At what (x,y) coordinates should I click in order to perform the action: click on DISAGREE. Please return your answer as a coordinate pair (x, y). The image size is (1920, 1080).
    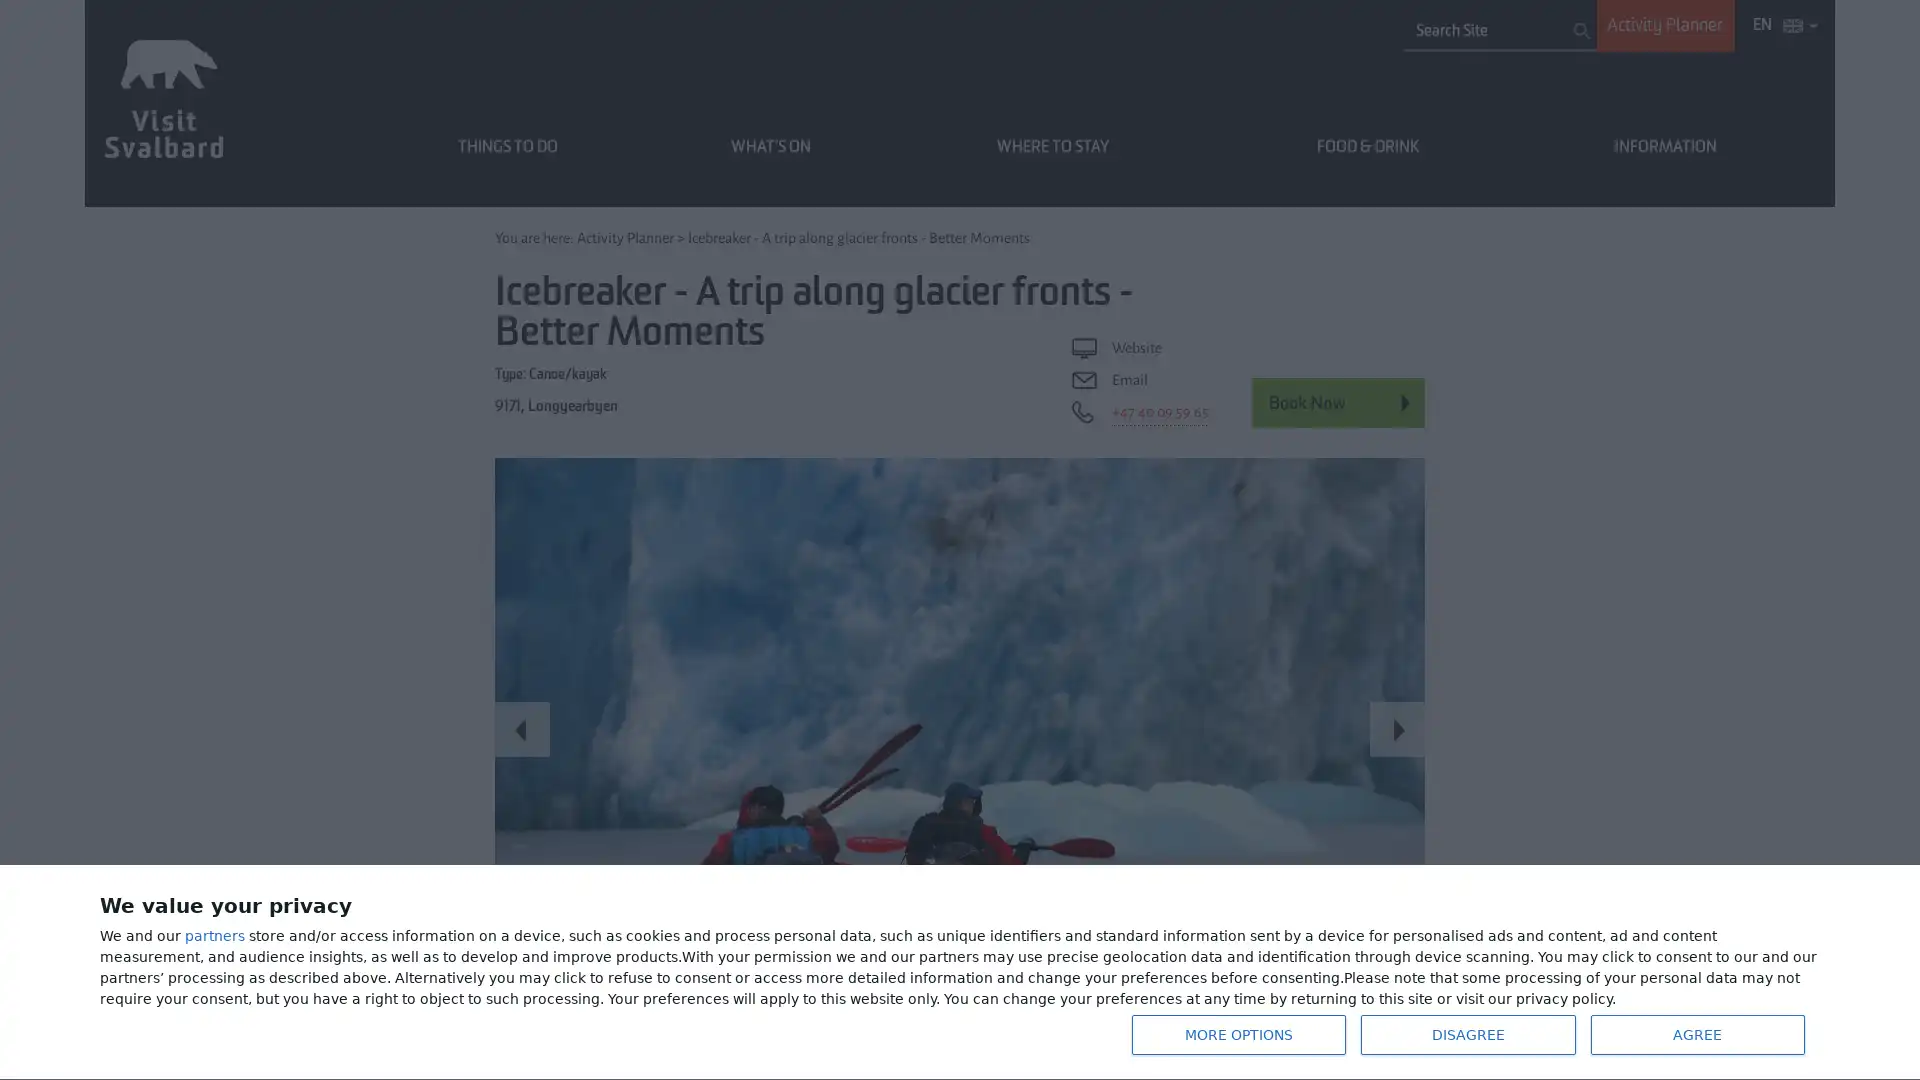
    Looking at the image, I should click on (1468, 1034).